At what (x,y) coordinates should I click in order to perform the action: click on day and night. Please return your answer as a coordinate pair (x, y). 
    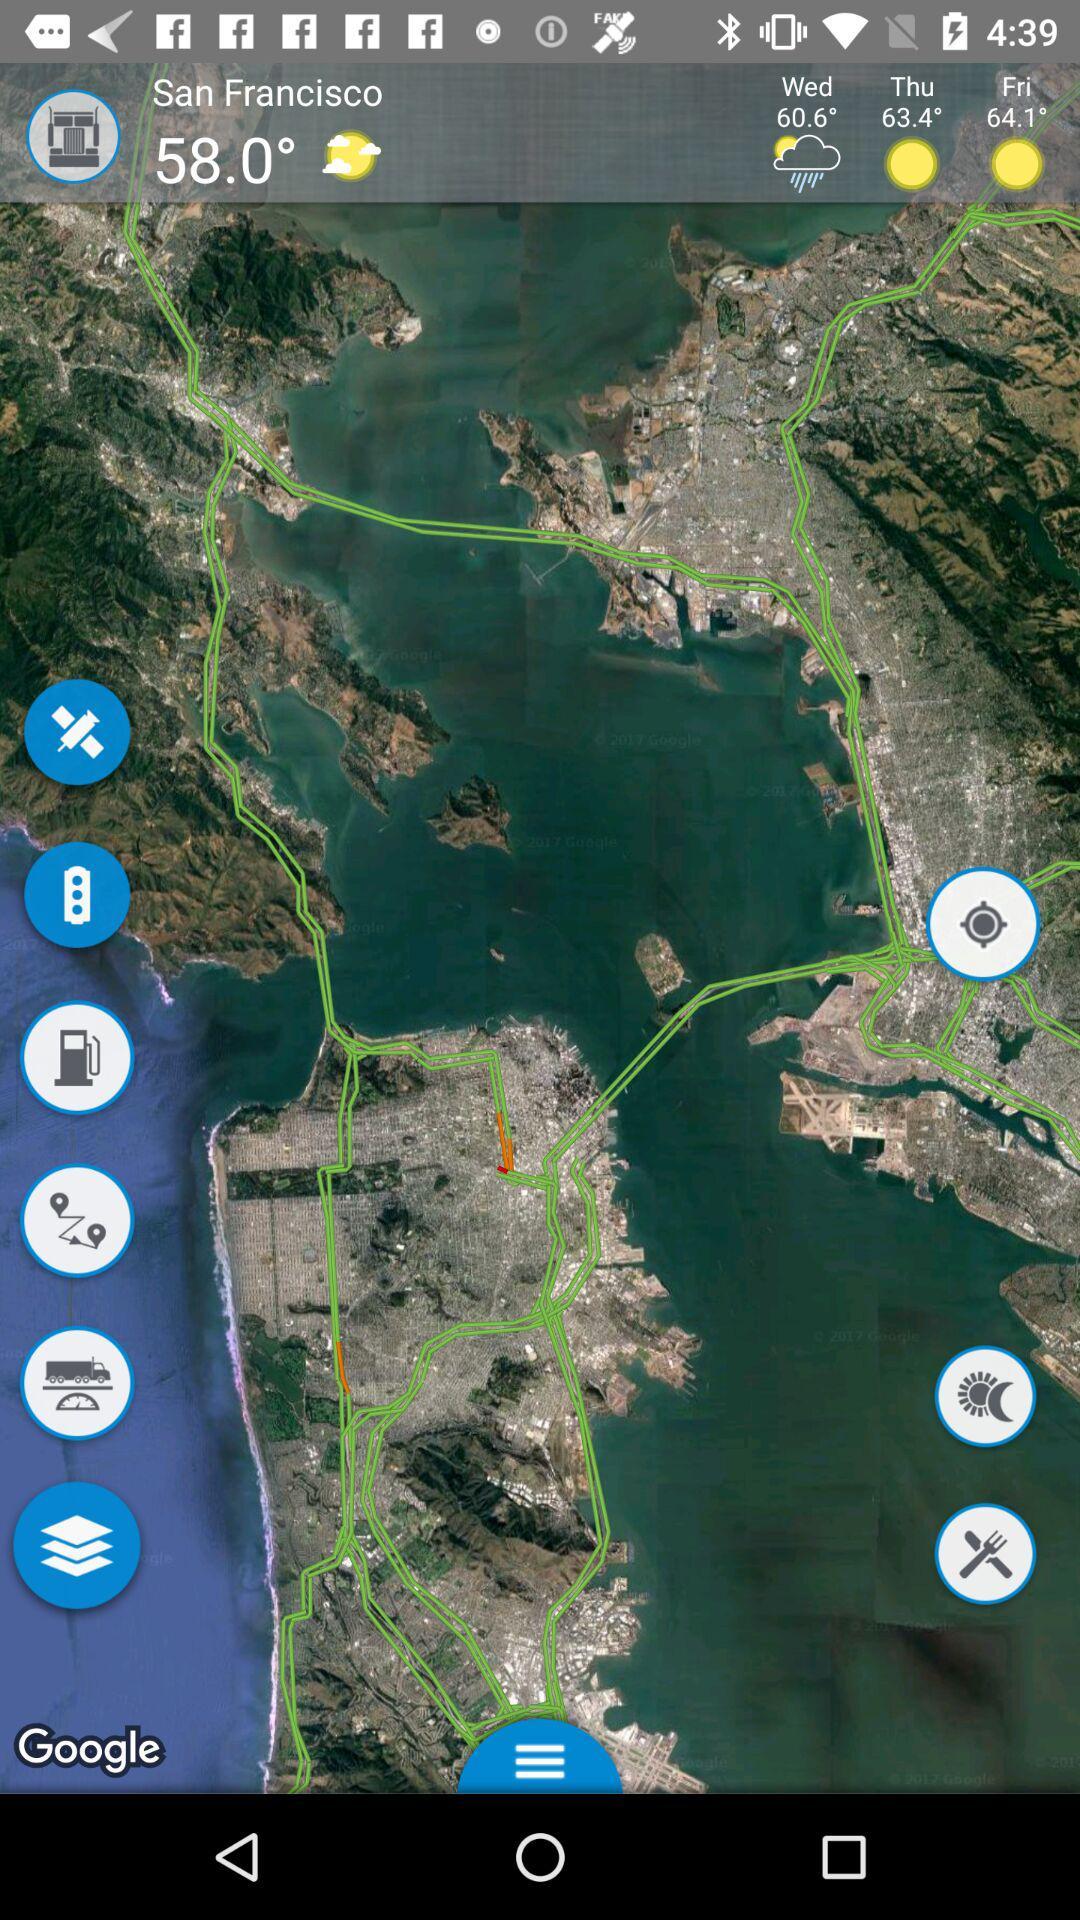
    Looking at the image, I should click on (984, 1399).